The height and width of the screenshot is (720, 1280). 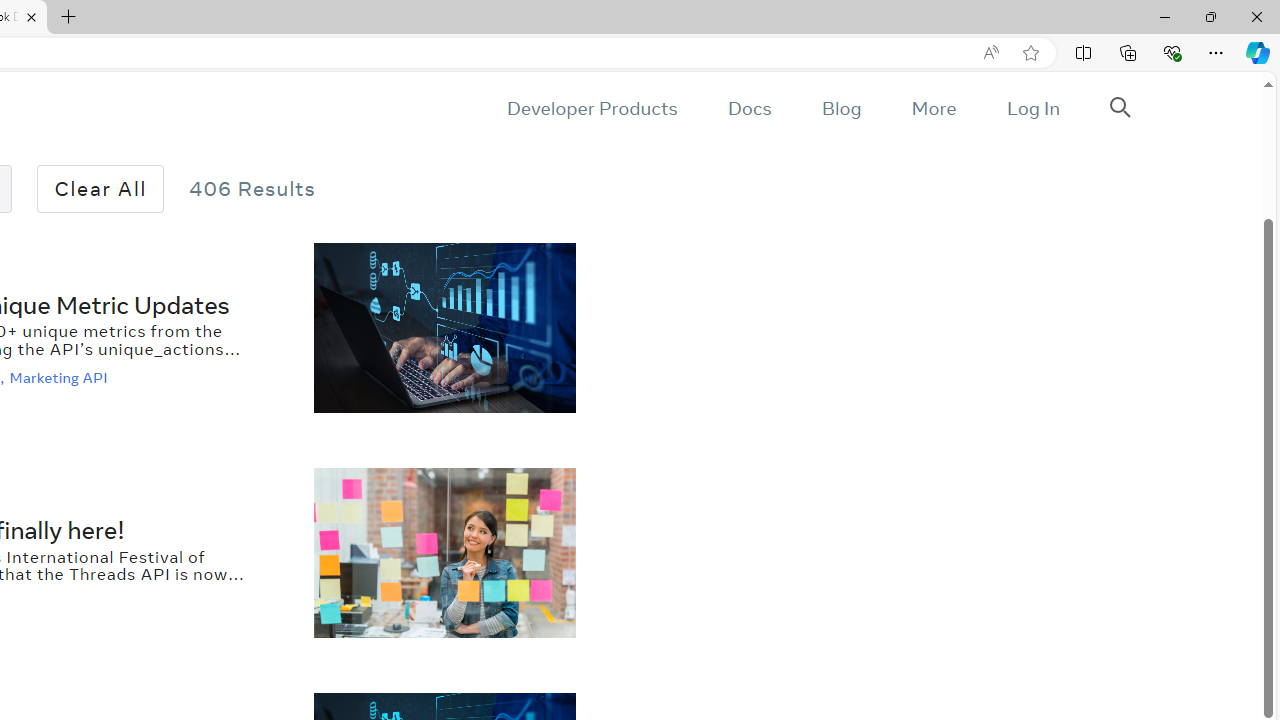 What do you see at coordinates (991, 52) in the screenshot?
I see `'Read aloud this page (Ctrl+Shift+U)'` at bounding box center [991, 52].